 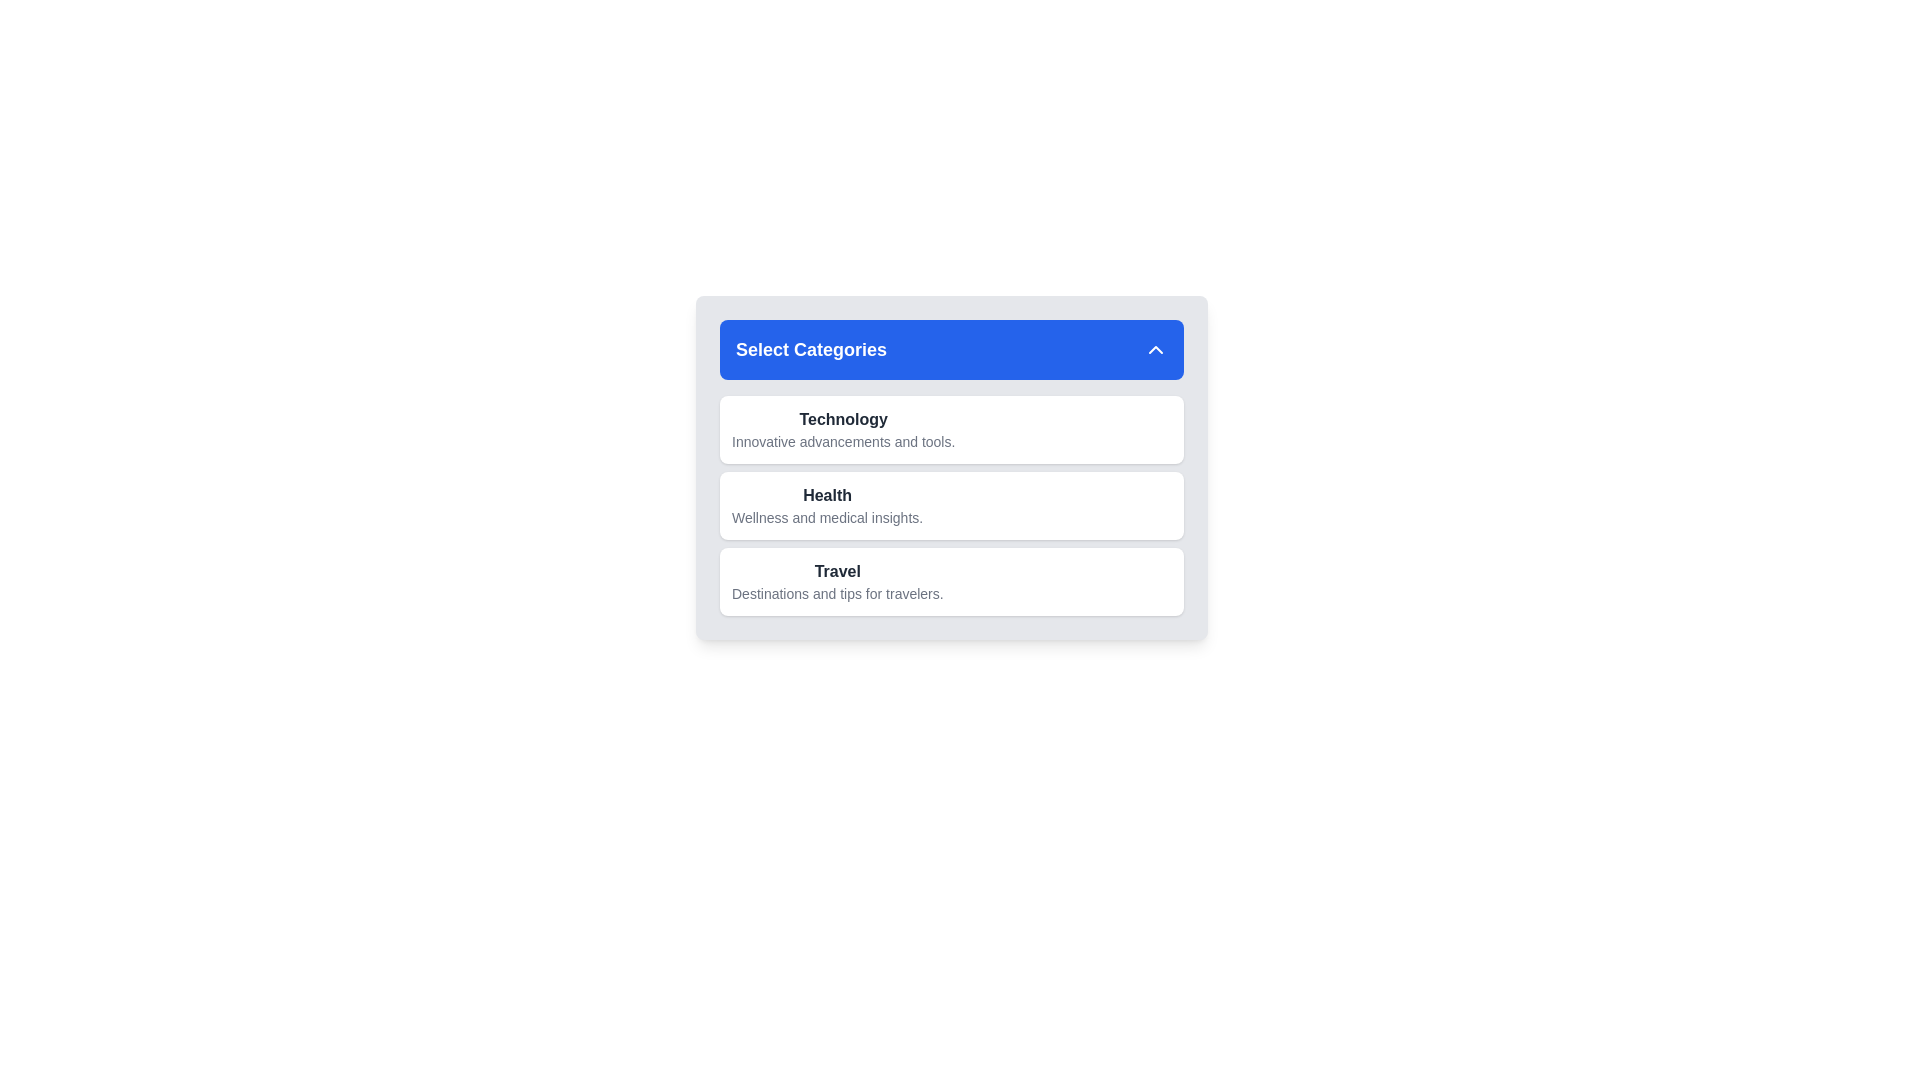 I want to click on the upward-pointing chevron icon located at the top-right corner of the 'Select Categories' section header, so click(x=1156, y=349).